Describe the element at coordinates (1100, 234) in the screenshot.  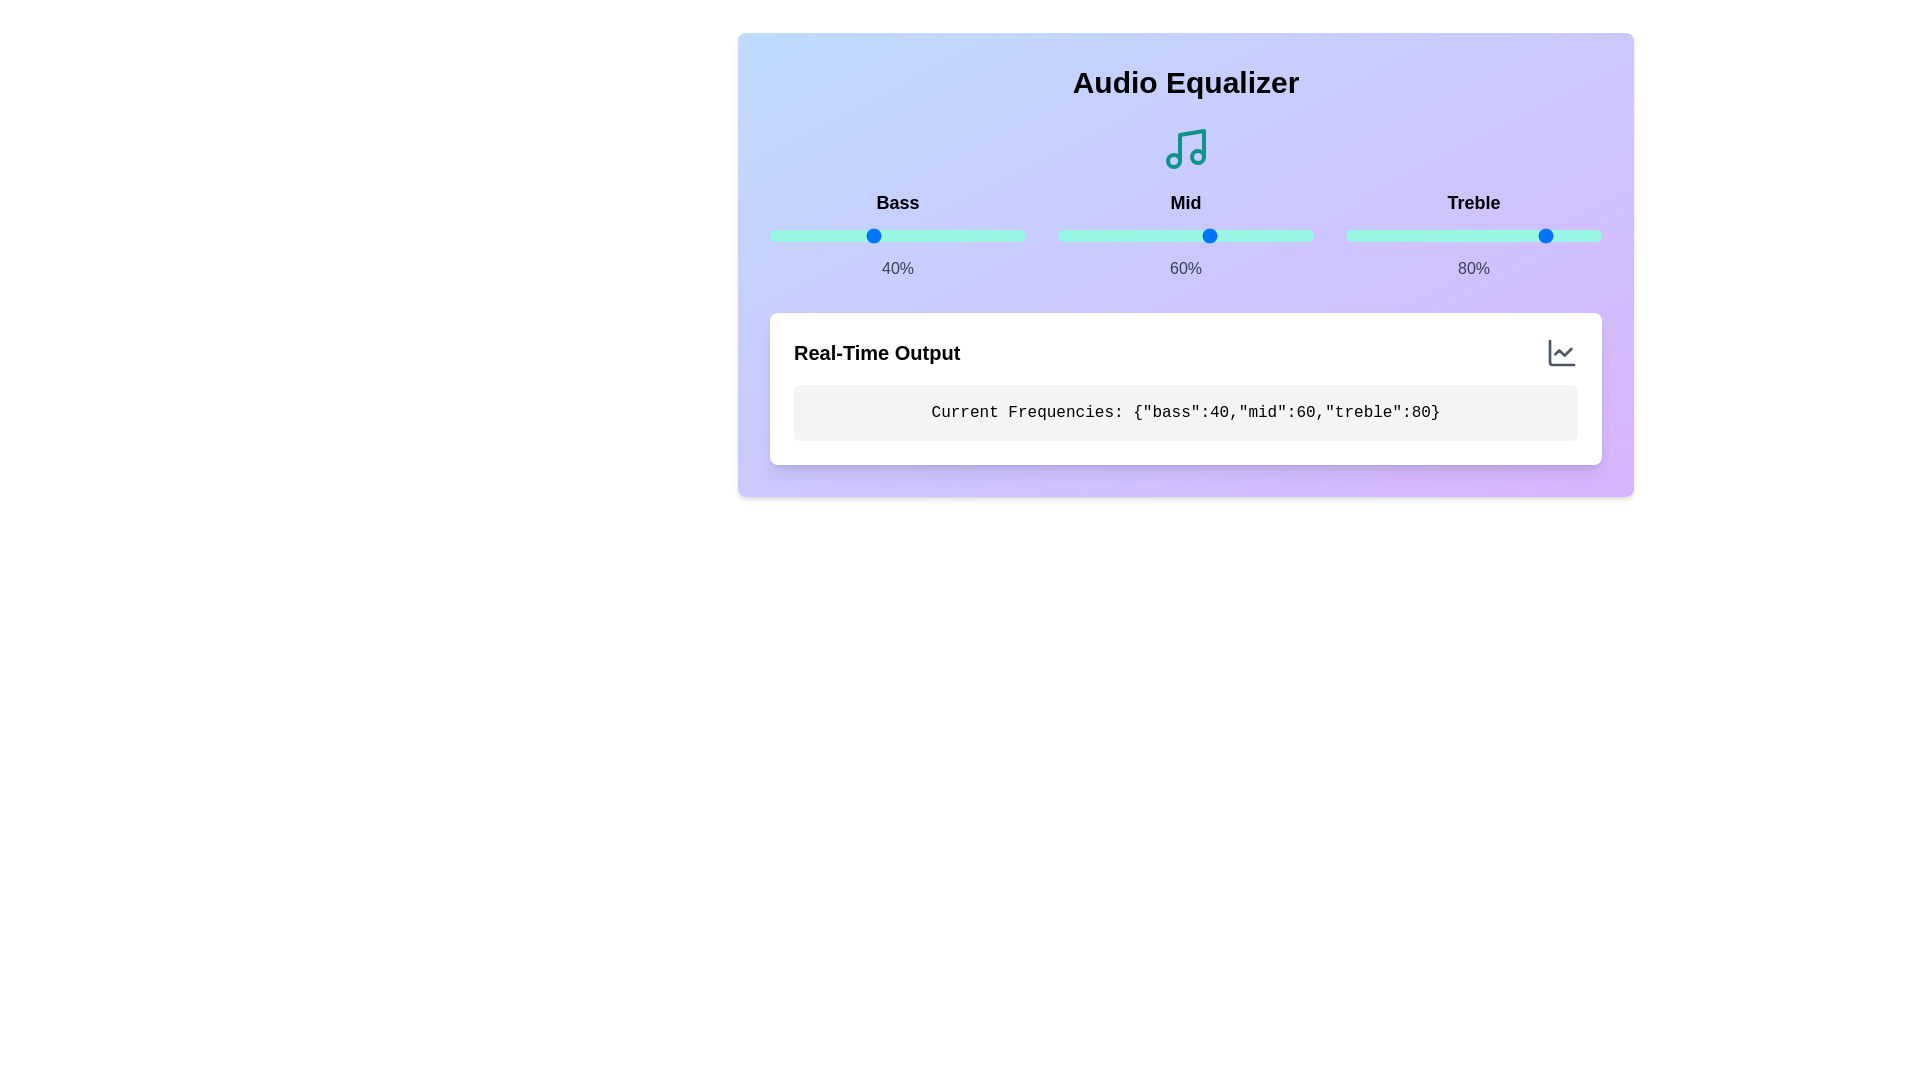
I see `the mid-frequency level` at that location.